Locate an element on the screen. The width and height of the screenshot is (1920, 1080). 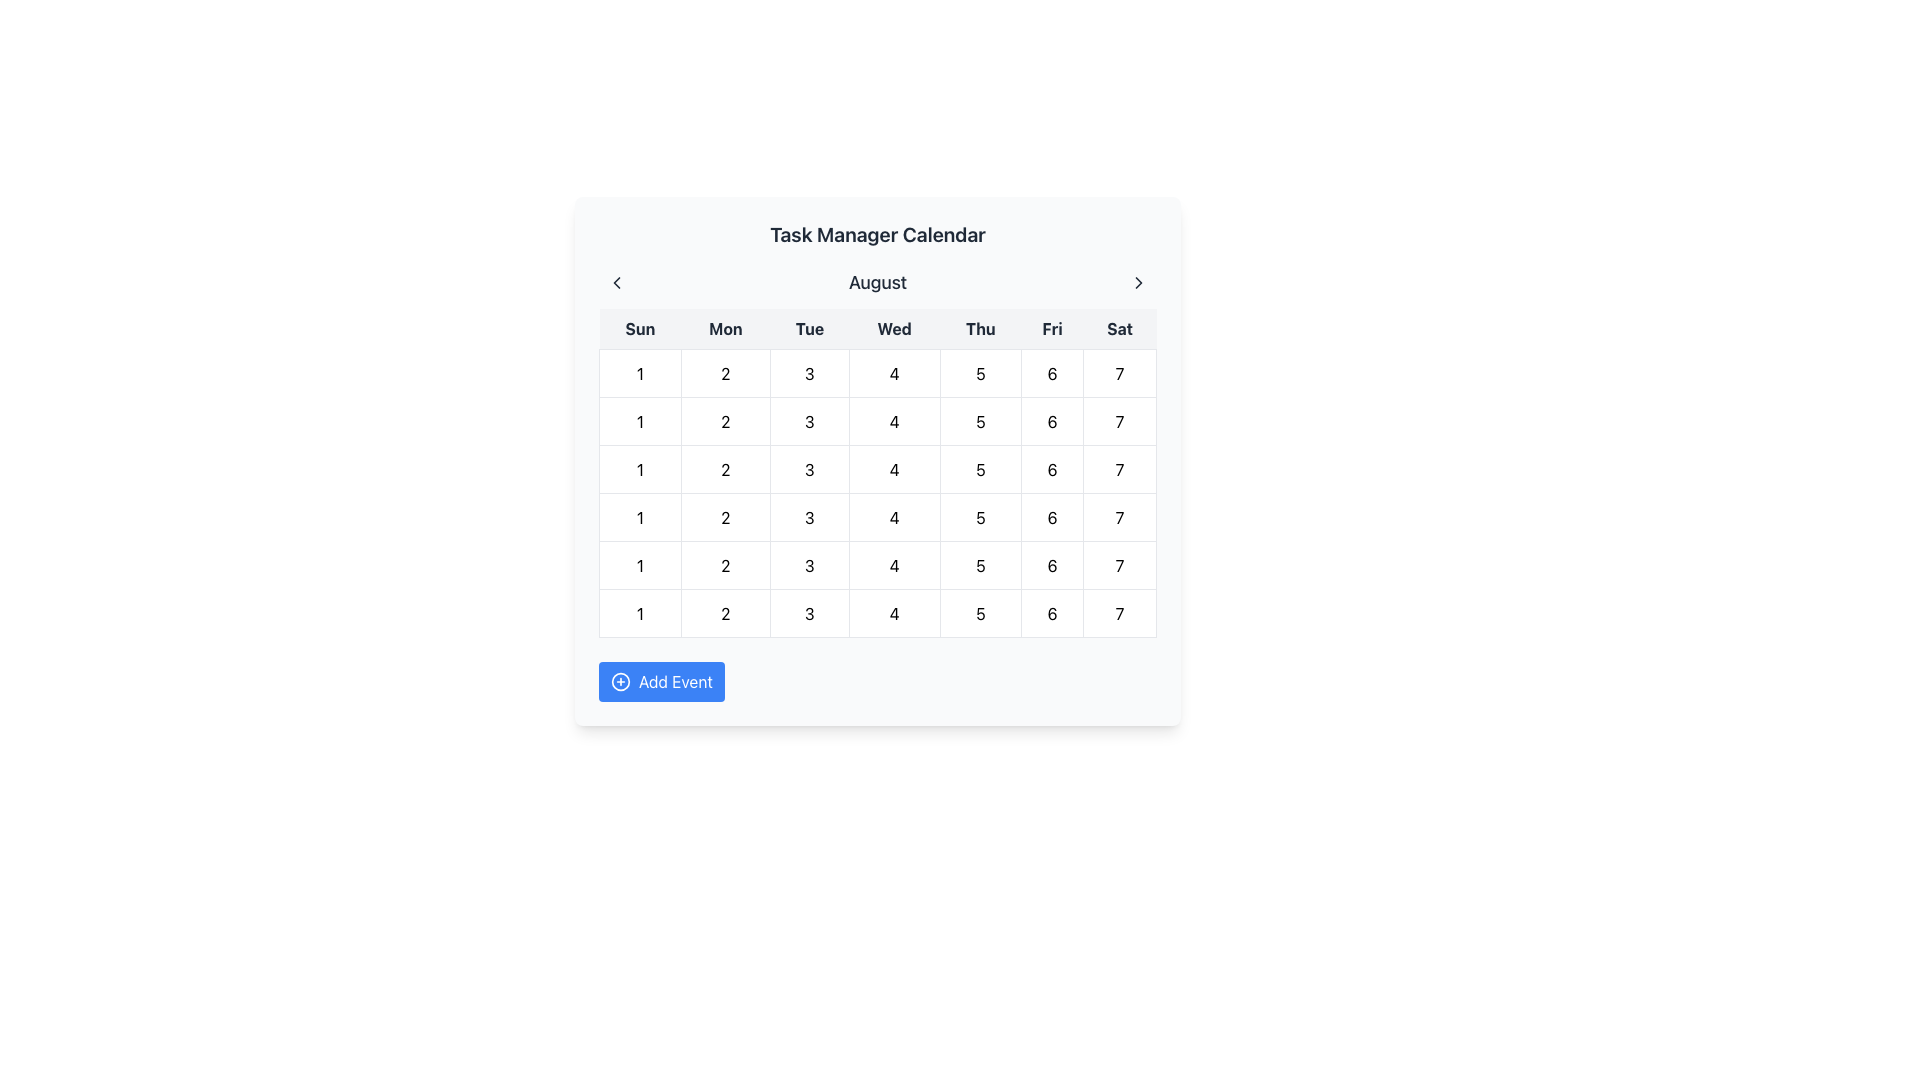
the second cell in the first row of the calendar grid is located at coordinates (724, 420).